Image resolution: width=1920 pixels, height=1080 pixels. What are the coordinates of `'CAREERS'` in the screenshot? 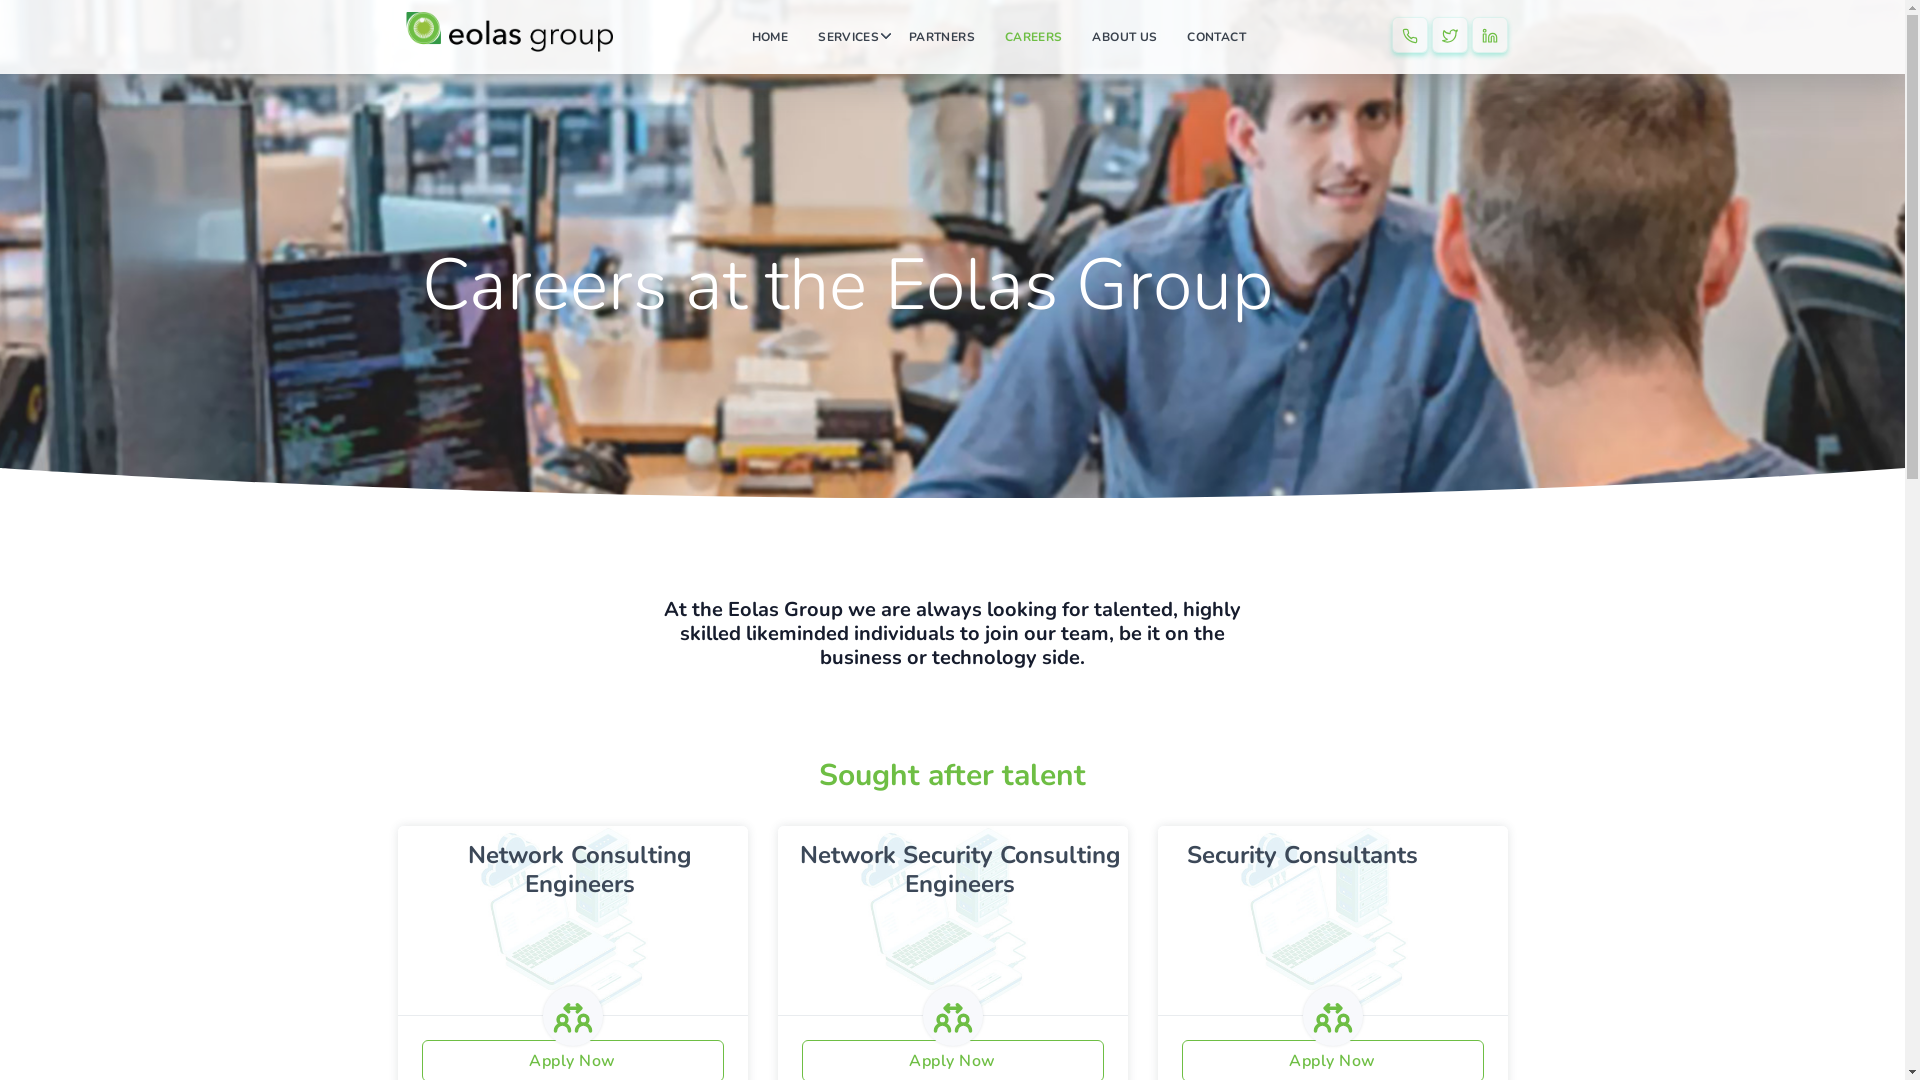 It's located at (1033, 37).